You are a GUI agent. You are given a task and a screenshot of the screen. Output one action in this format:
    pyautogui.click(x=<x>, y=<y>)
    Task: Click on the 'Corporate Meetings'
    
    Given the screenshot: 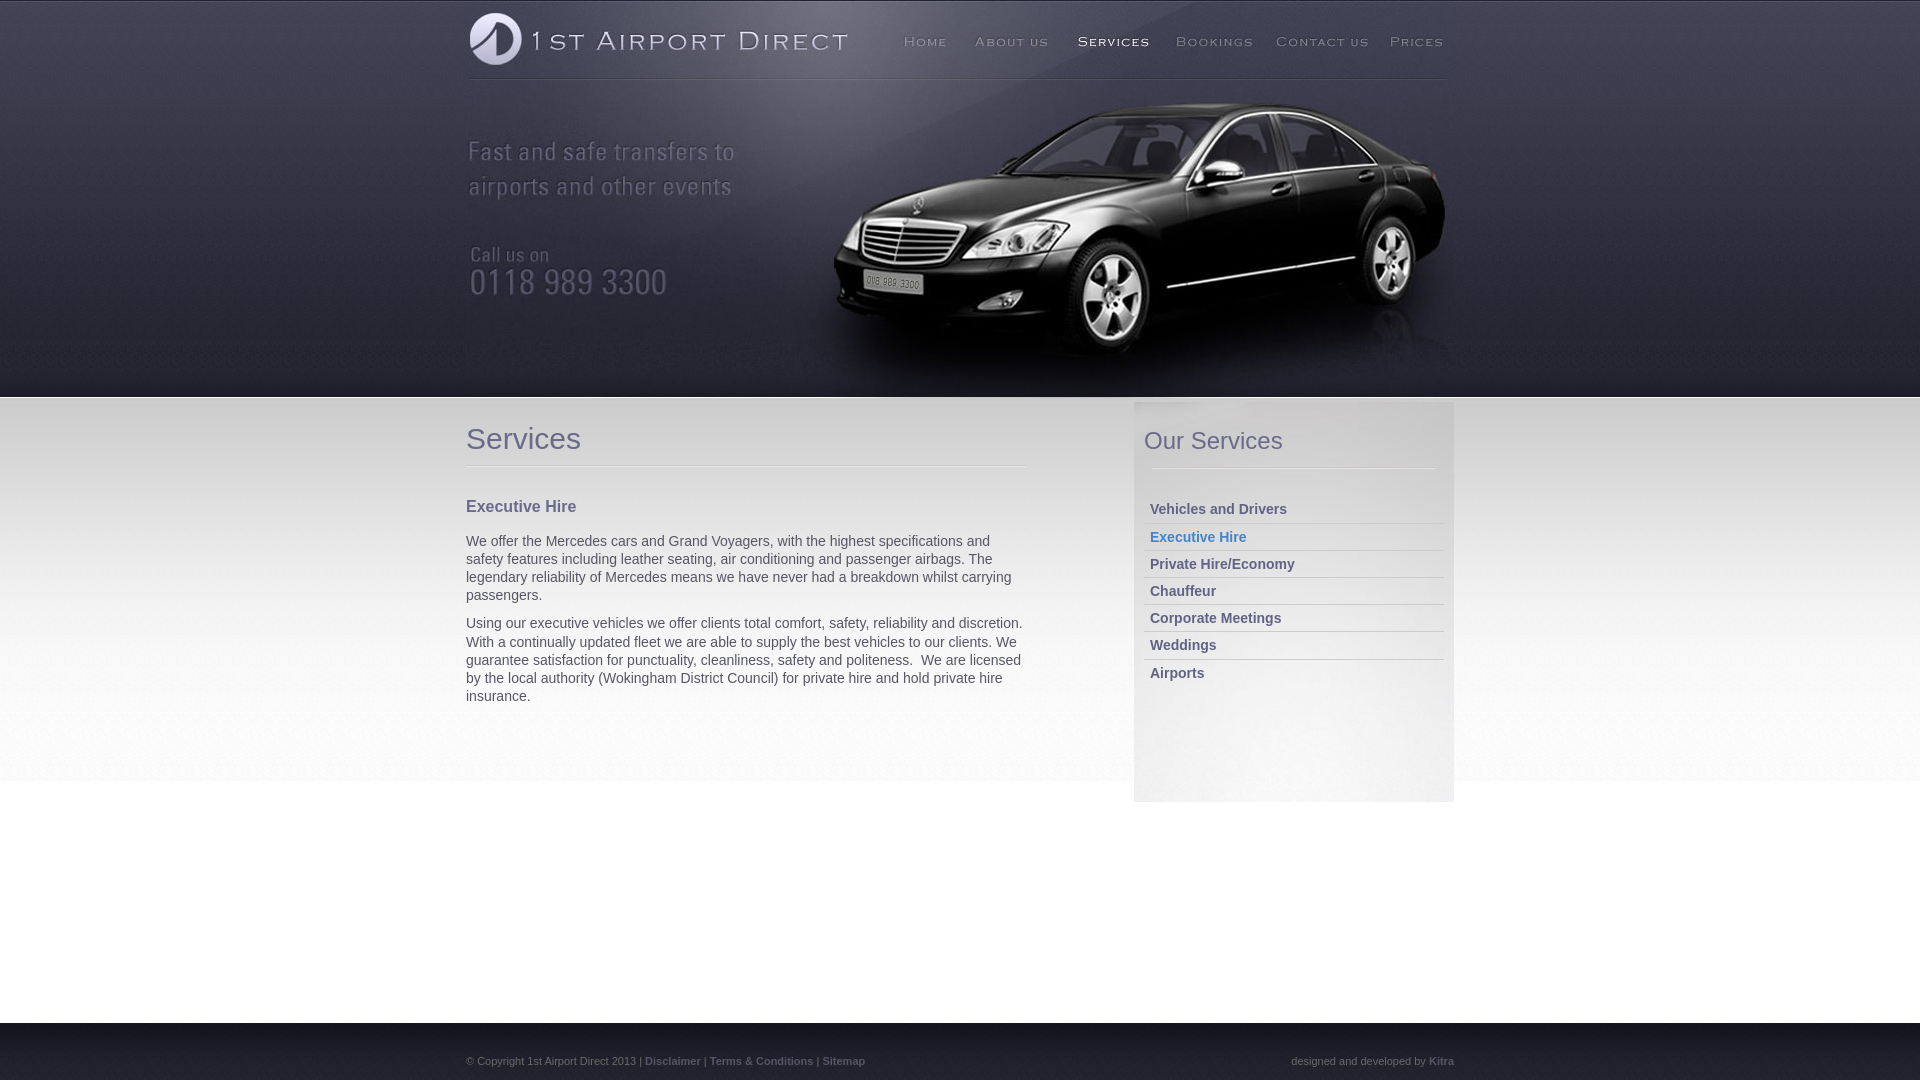 What is the action you would take?
    pyautogui.click(x=1214, y=616)
    